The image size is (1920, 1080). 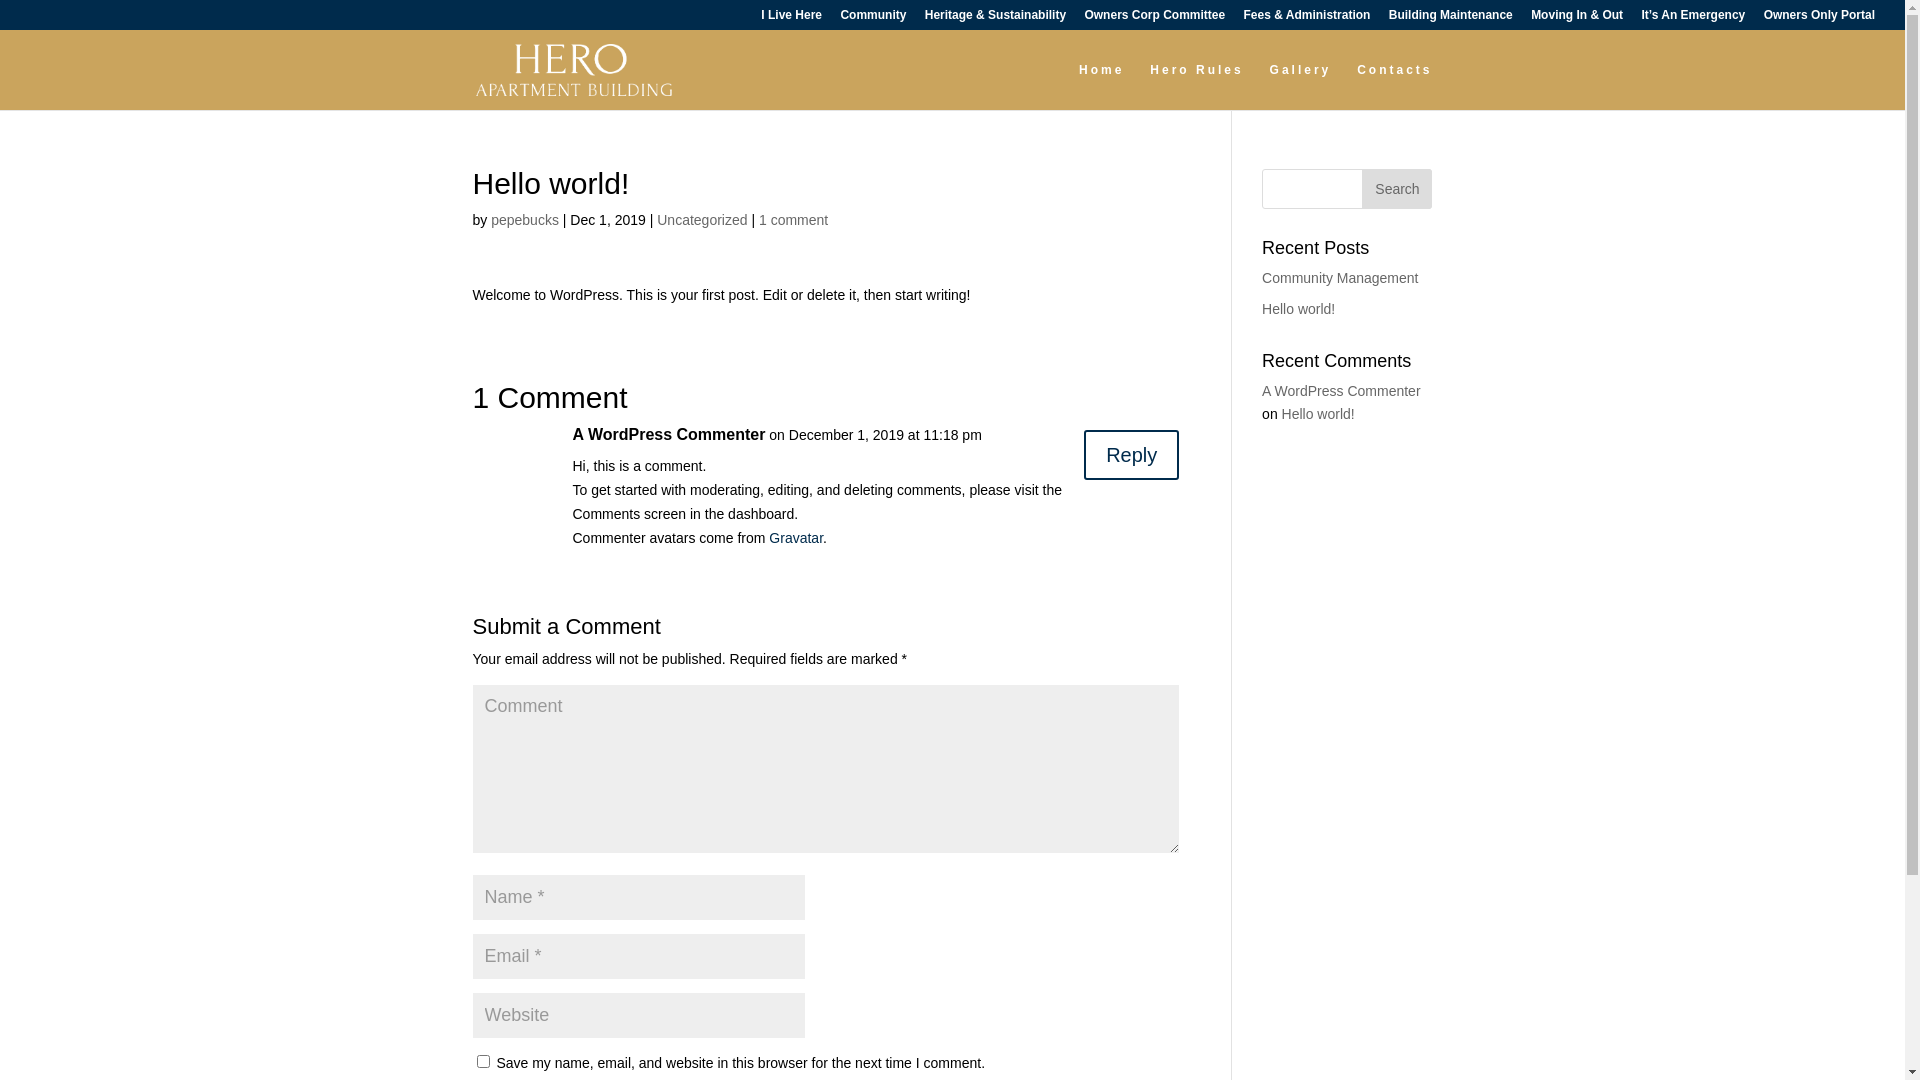 I want to click on 'Community Management', so click(x=1261, y=277).